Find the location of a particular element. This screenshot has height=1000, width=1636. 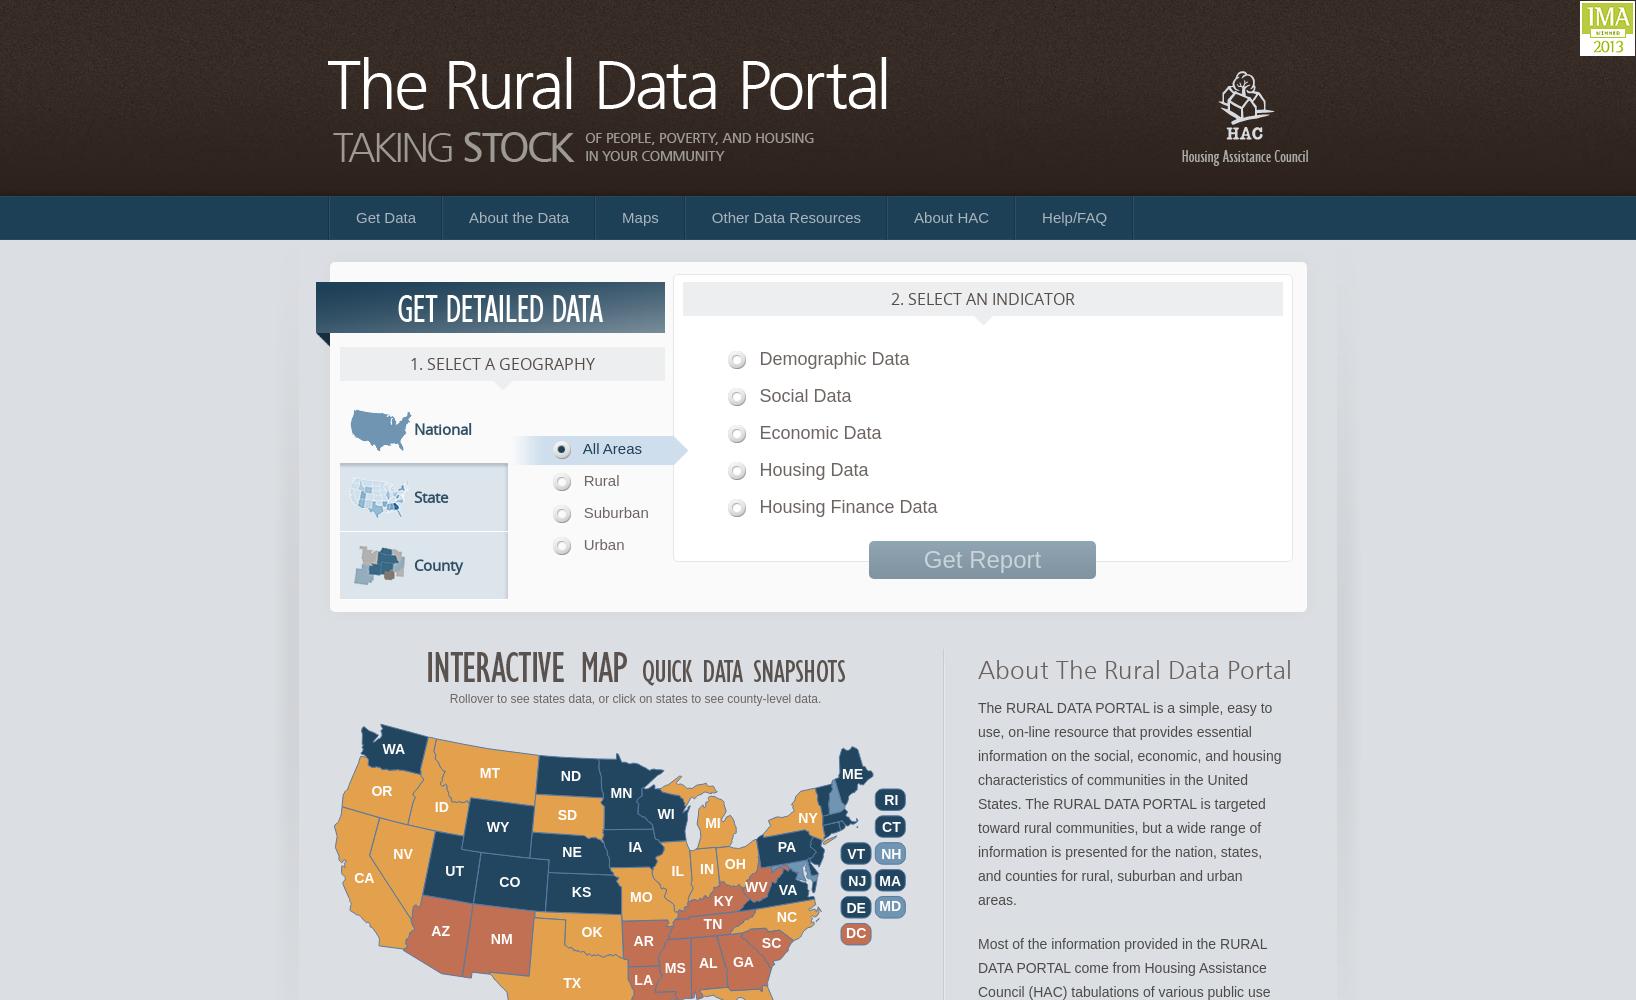

'IL' is located at coordinates (677, 870).